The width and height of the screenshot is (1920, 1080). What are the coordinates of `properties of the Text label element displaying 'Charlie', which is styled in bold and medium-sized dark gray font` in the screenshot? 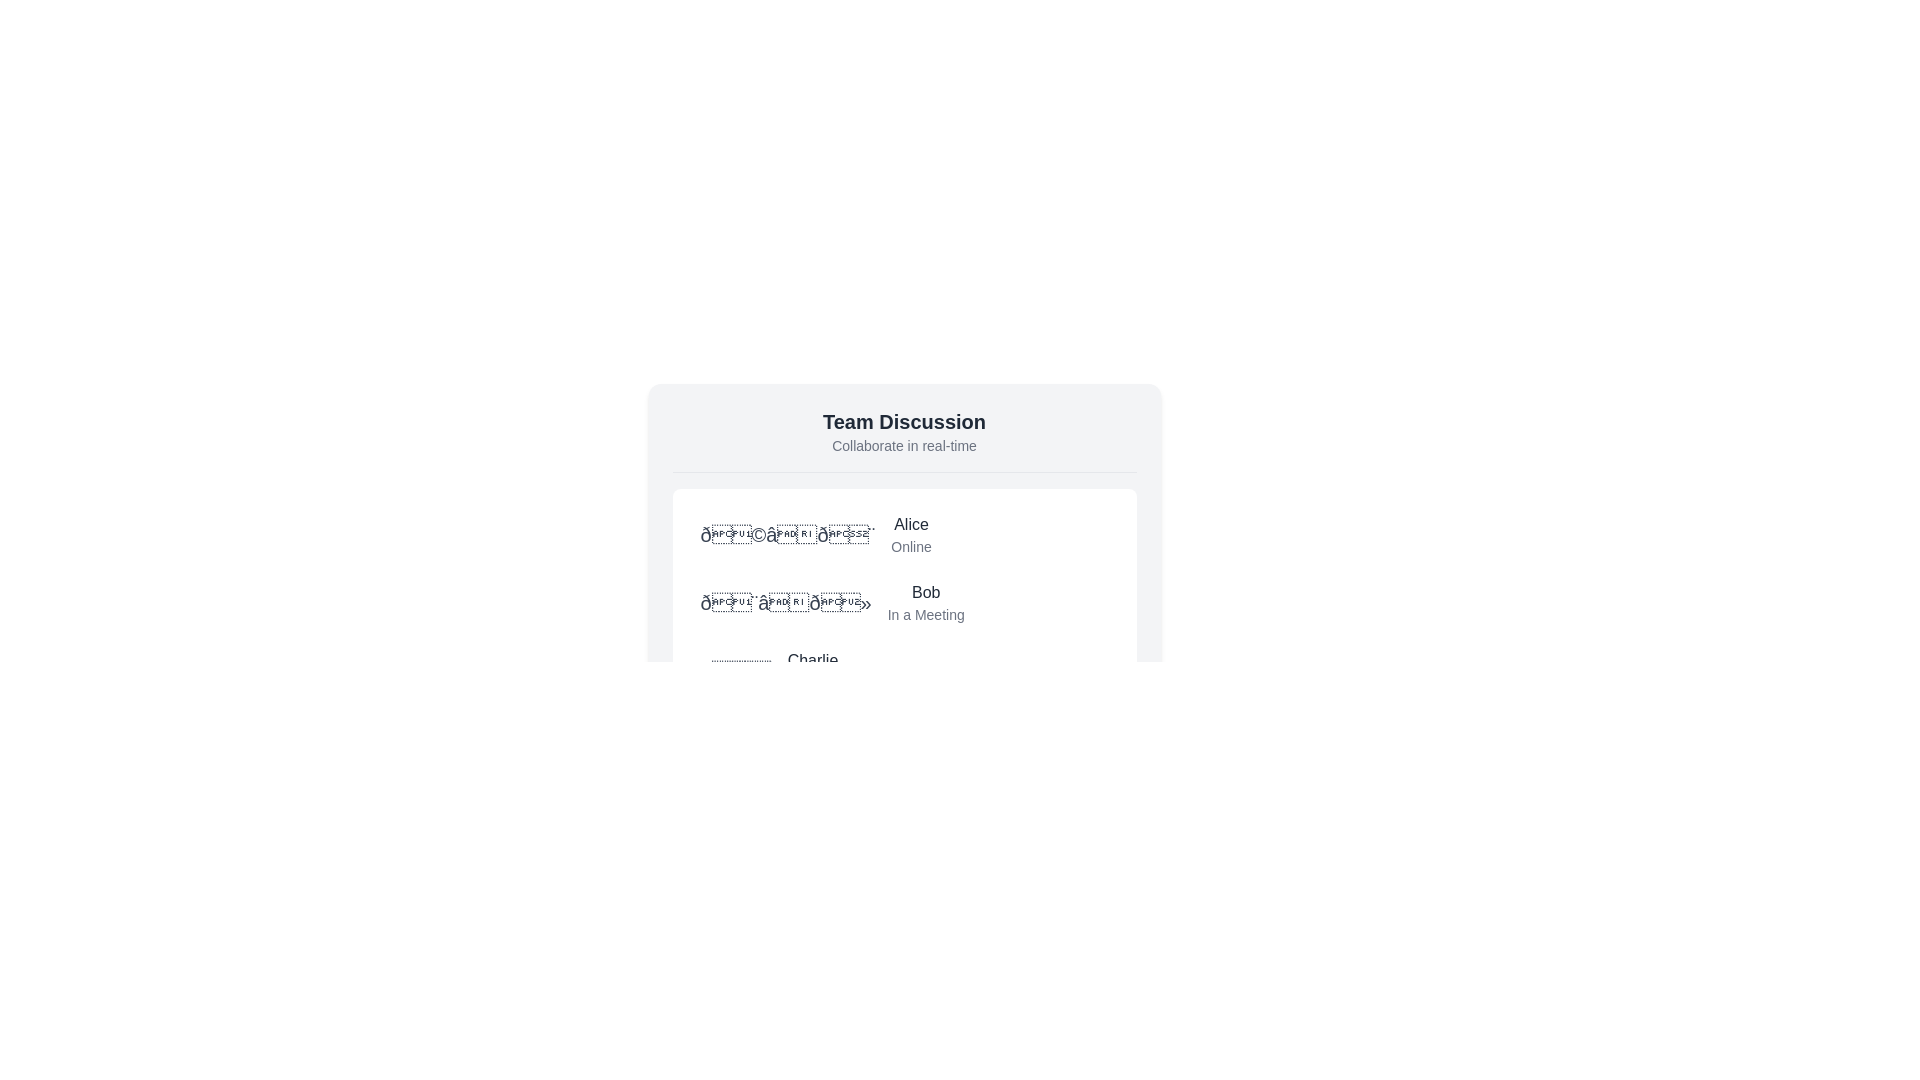 It's located at (812, 660).